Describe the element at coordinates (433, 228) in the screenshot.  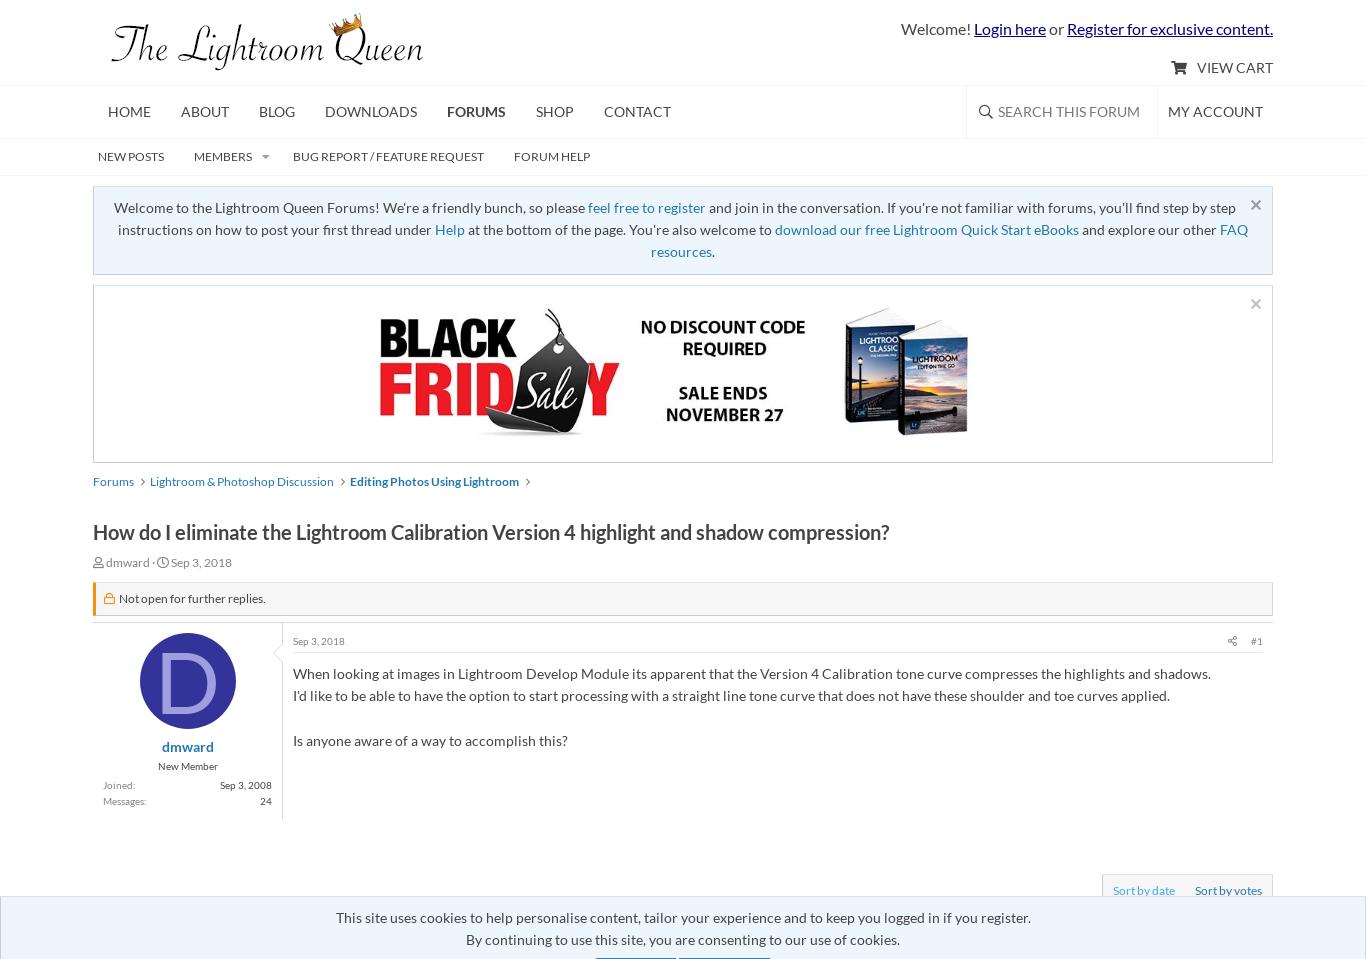
I see `'Help'` at that location.